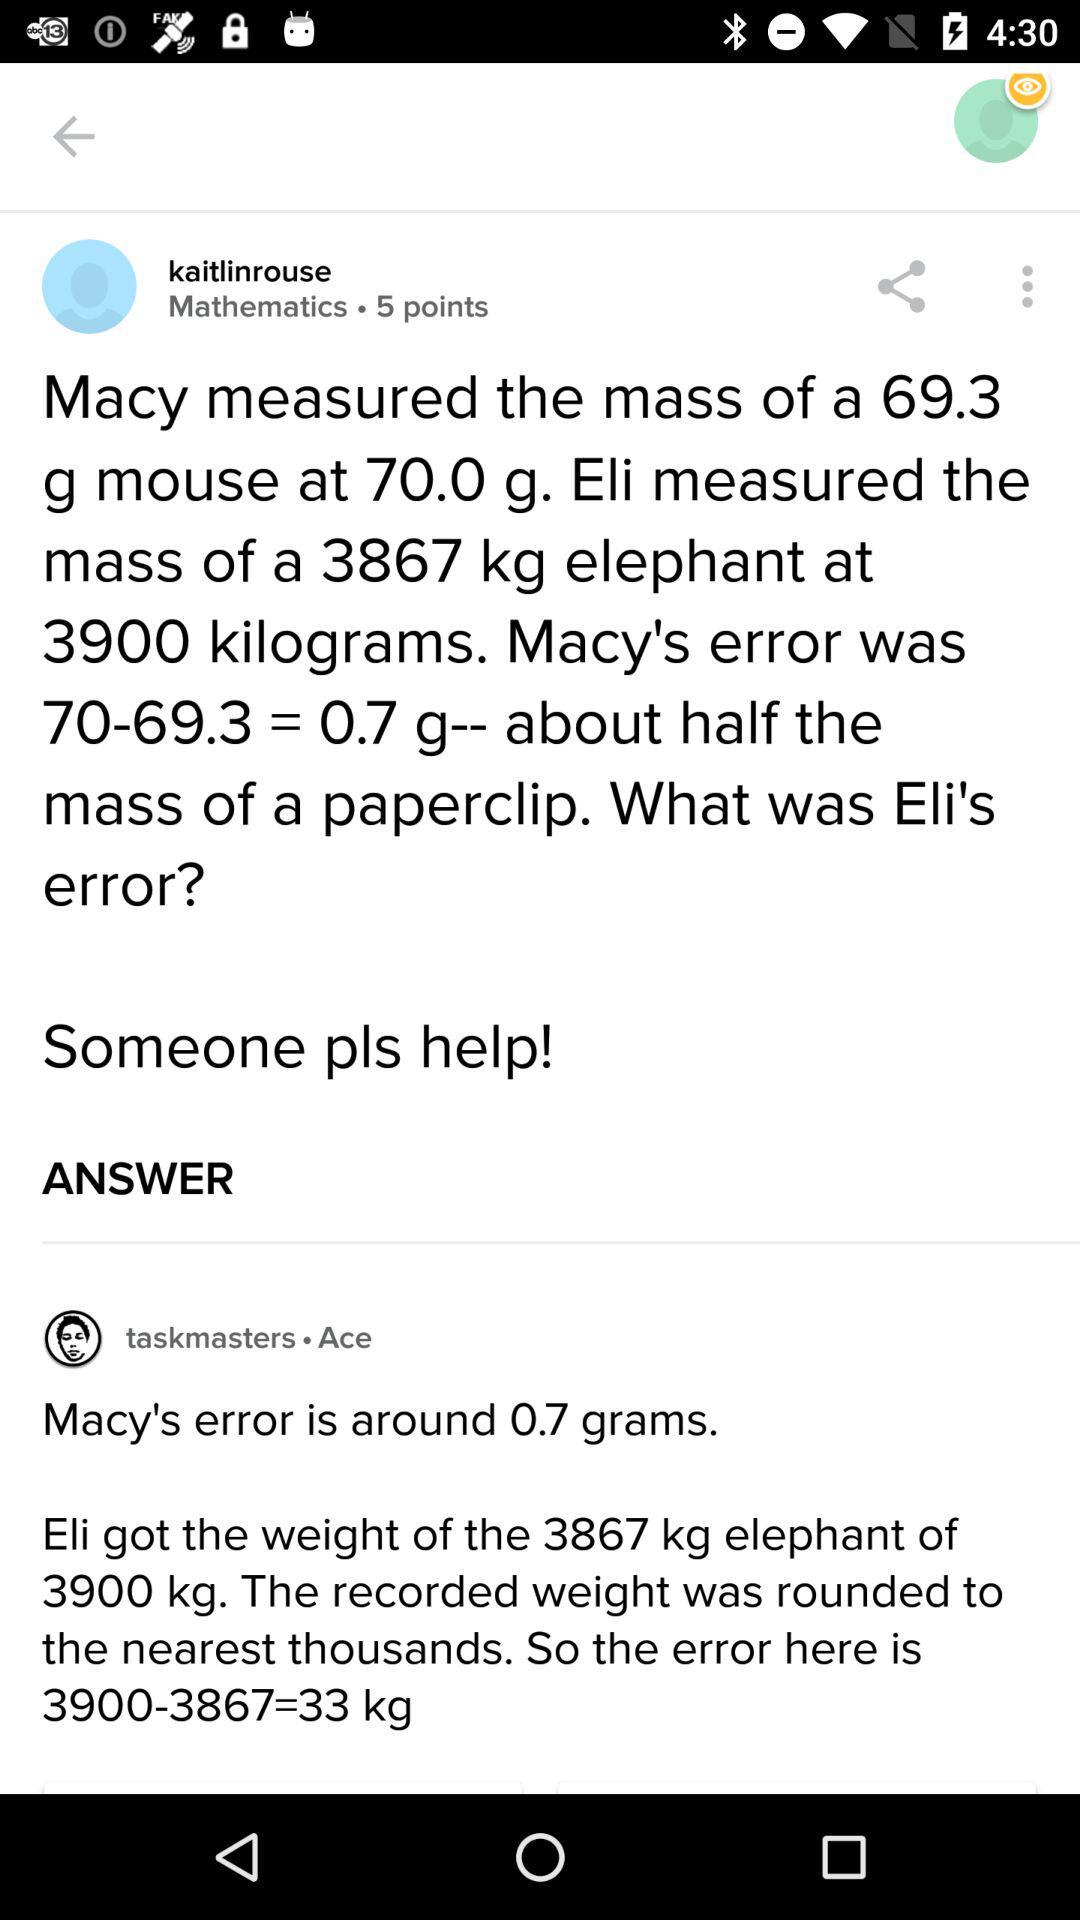 Image resolution: width=1080 pixels, height=1920 pixels. I want to click on the more icon, so click(1027, 285).